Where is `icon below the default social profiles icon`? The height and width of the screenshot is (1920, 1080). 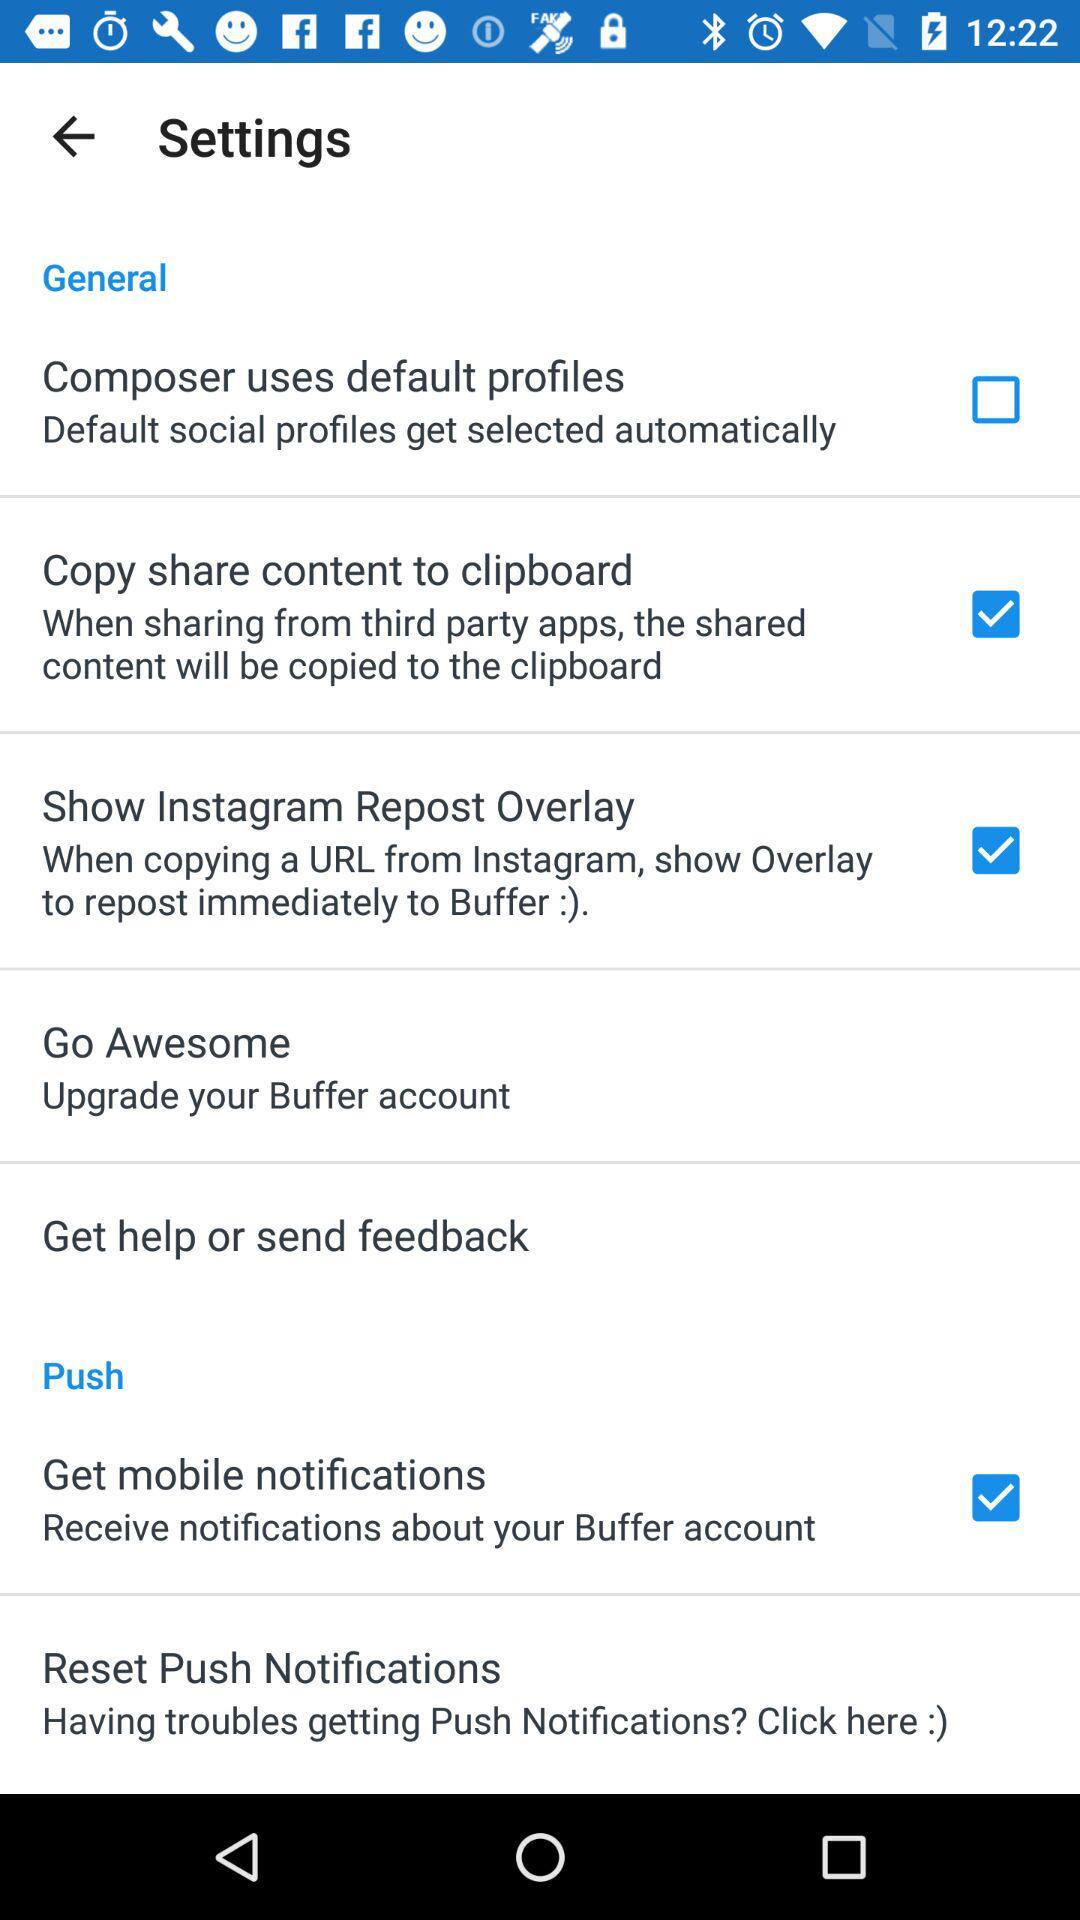
icon below the default social profiles icon is located at coordinates (336, 567).